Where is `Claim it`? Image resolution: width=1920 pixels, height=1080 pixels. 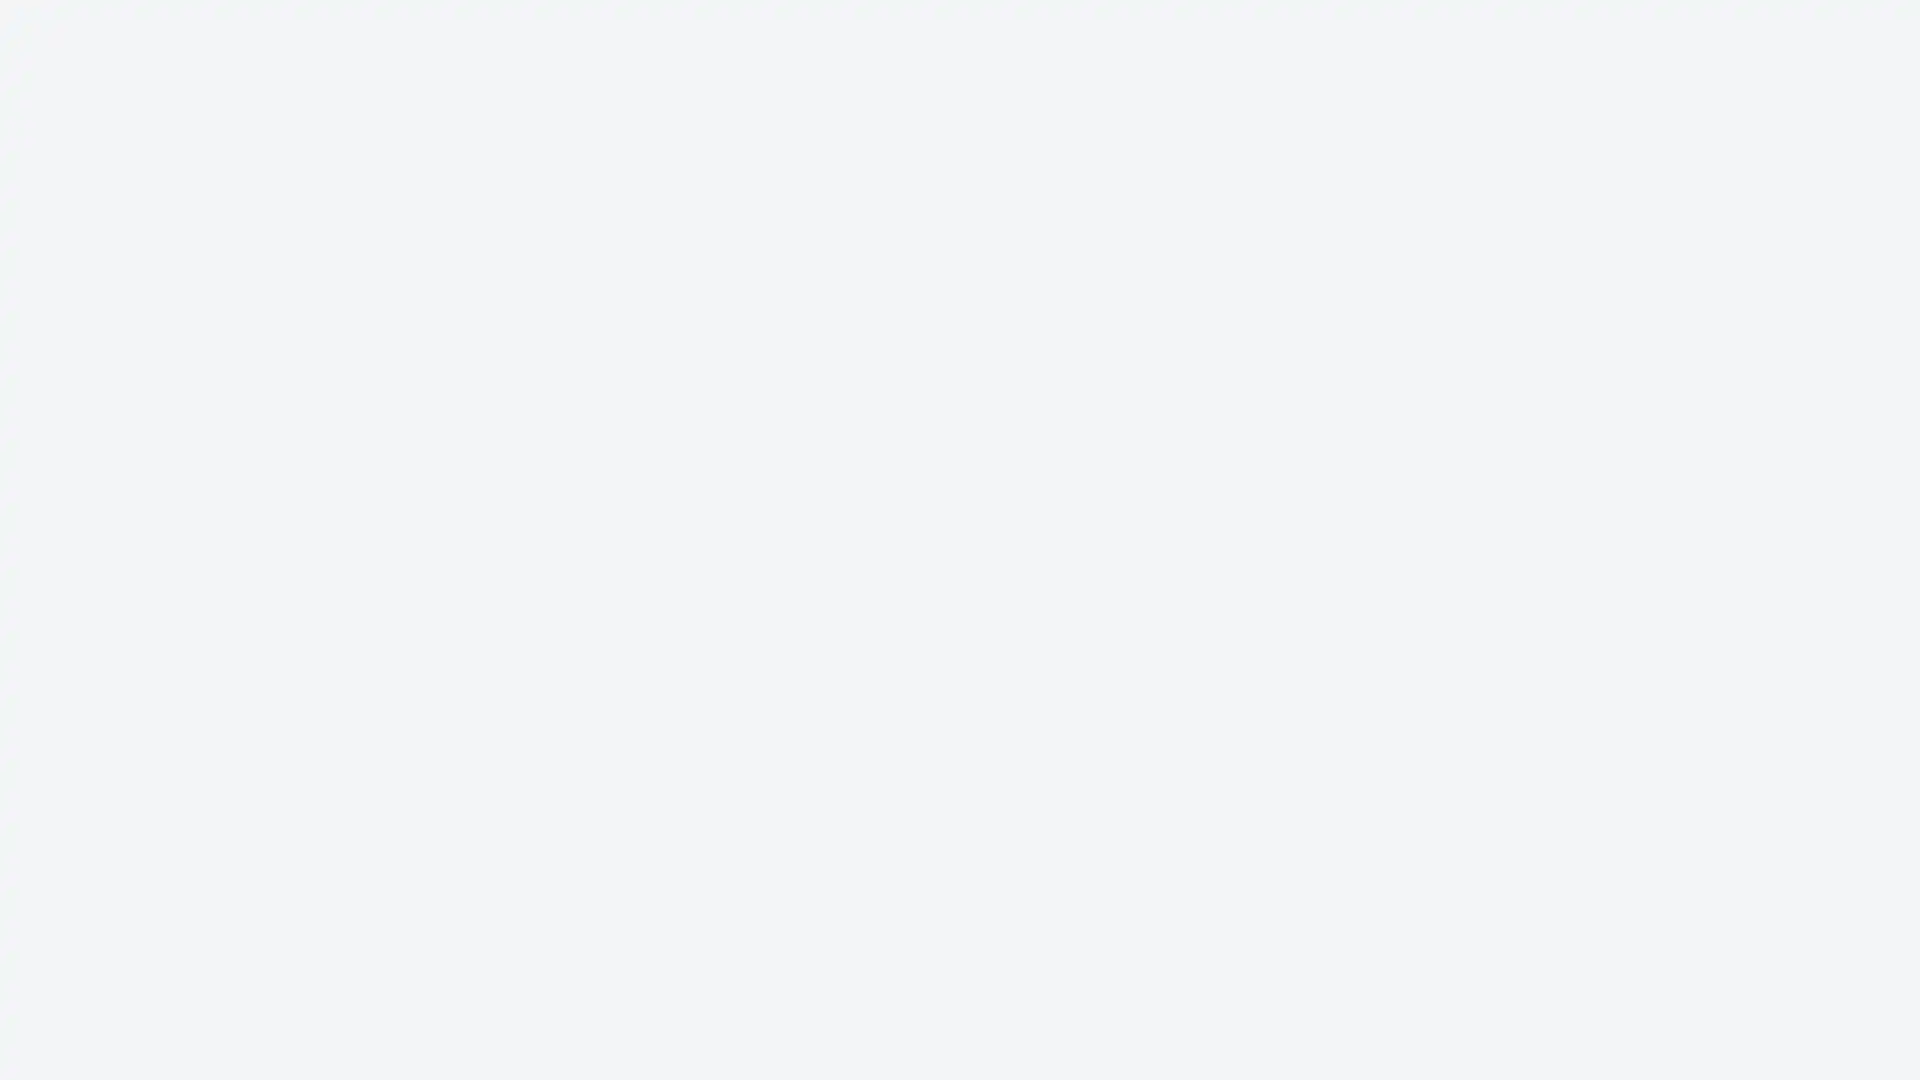 Claim it is located at coordinates (1151, 471).